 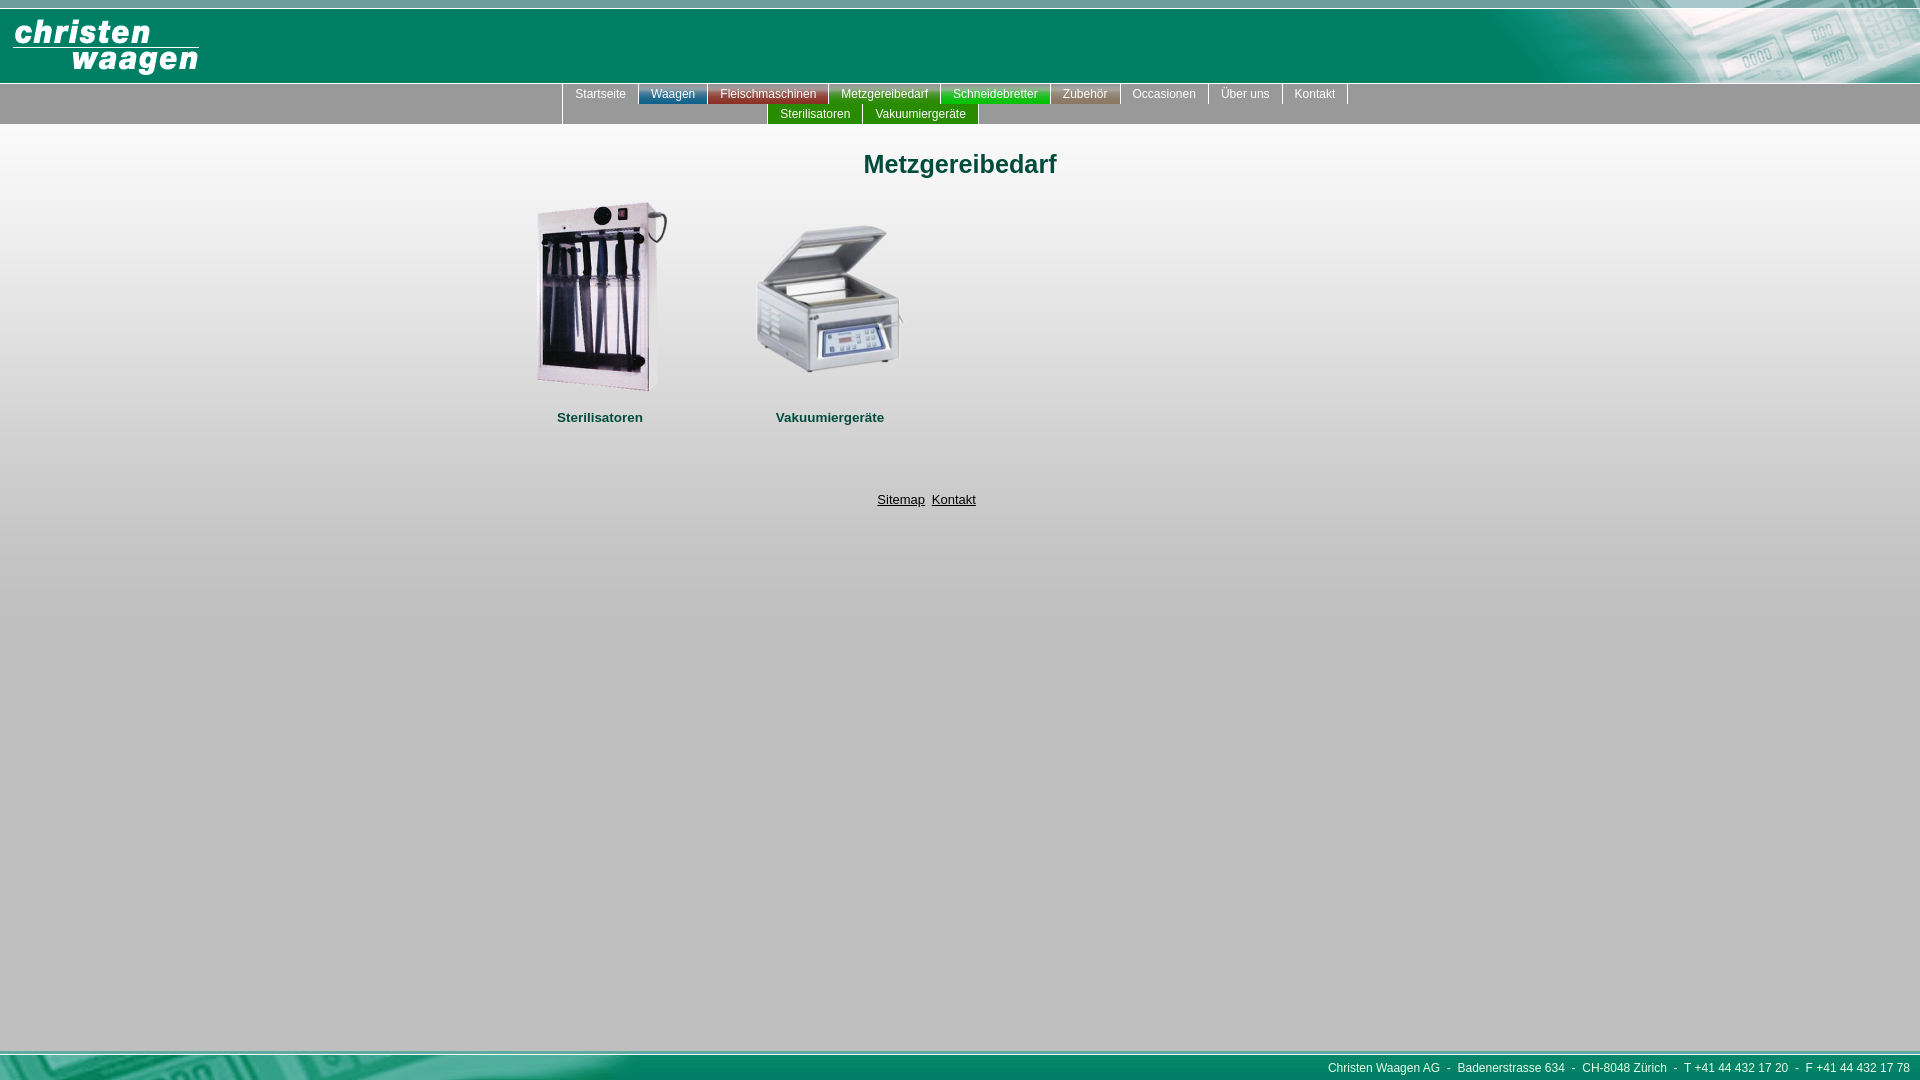 What do you see at coordinates (1788, 1067) in the screenshot?
I see `'  -  T +41 44 432 17 20  -  F +41 44 432 17 78'` at bounding box center [1788, 1067].